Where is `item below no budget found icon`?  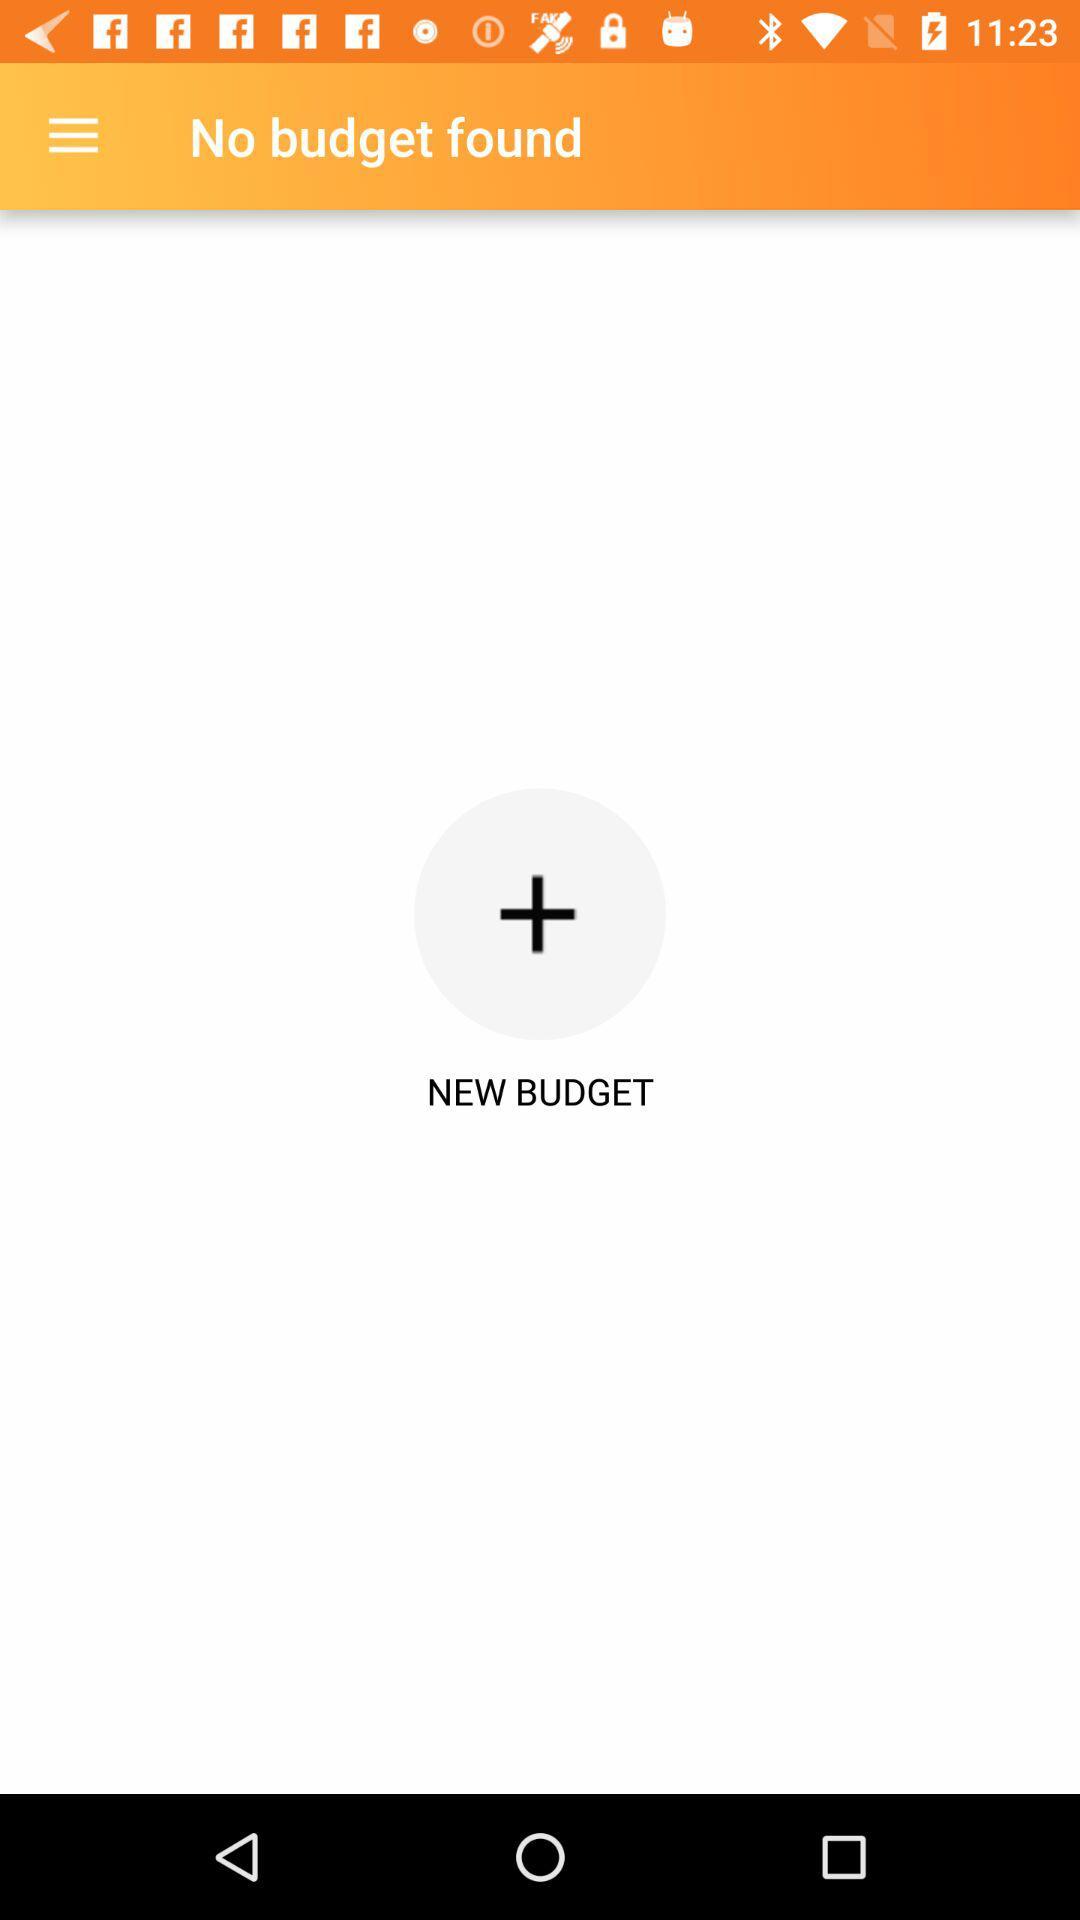
item below no budget found icon is located at coordinates (540, 913).